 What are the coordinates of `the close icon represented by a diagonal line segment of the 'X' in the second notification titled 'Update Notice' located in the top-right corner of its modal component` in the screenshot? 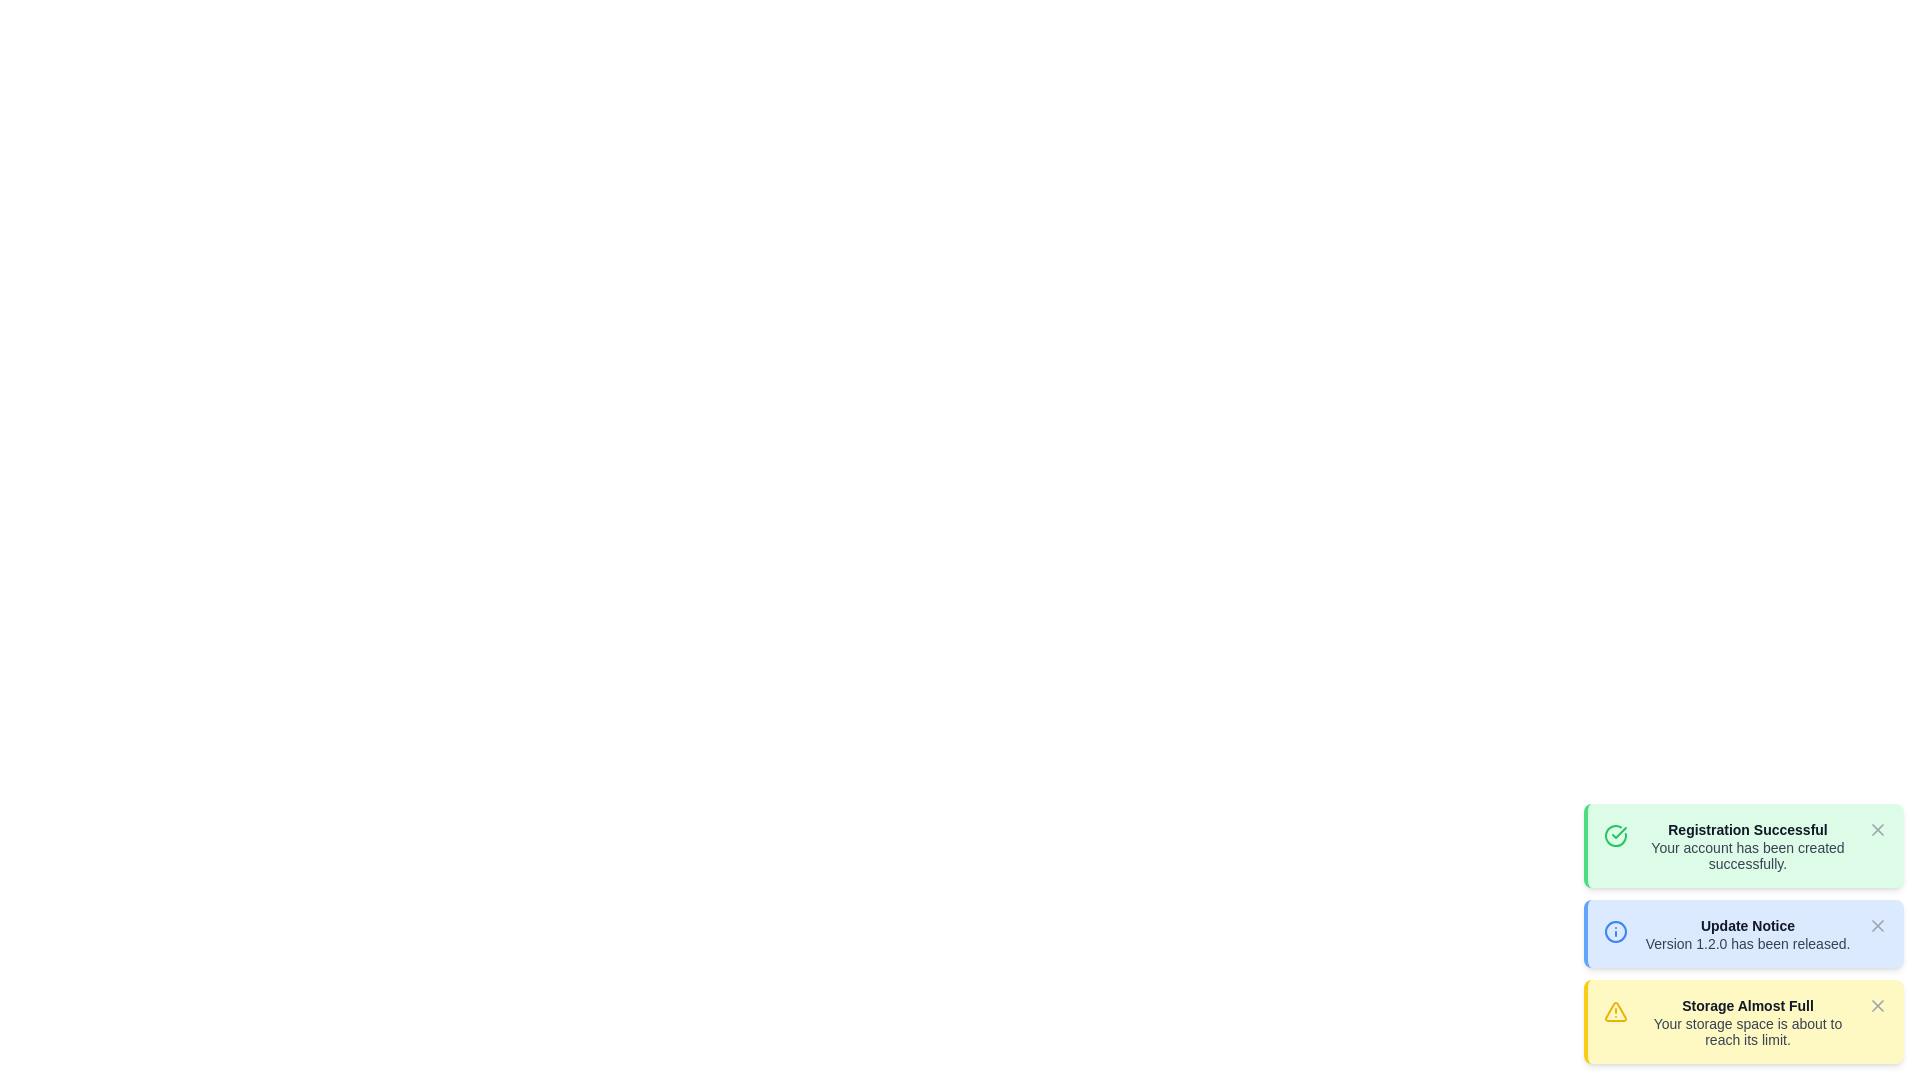 It's located at (1876, 925).